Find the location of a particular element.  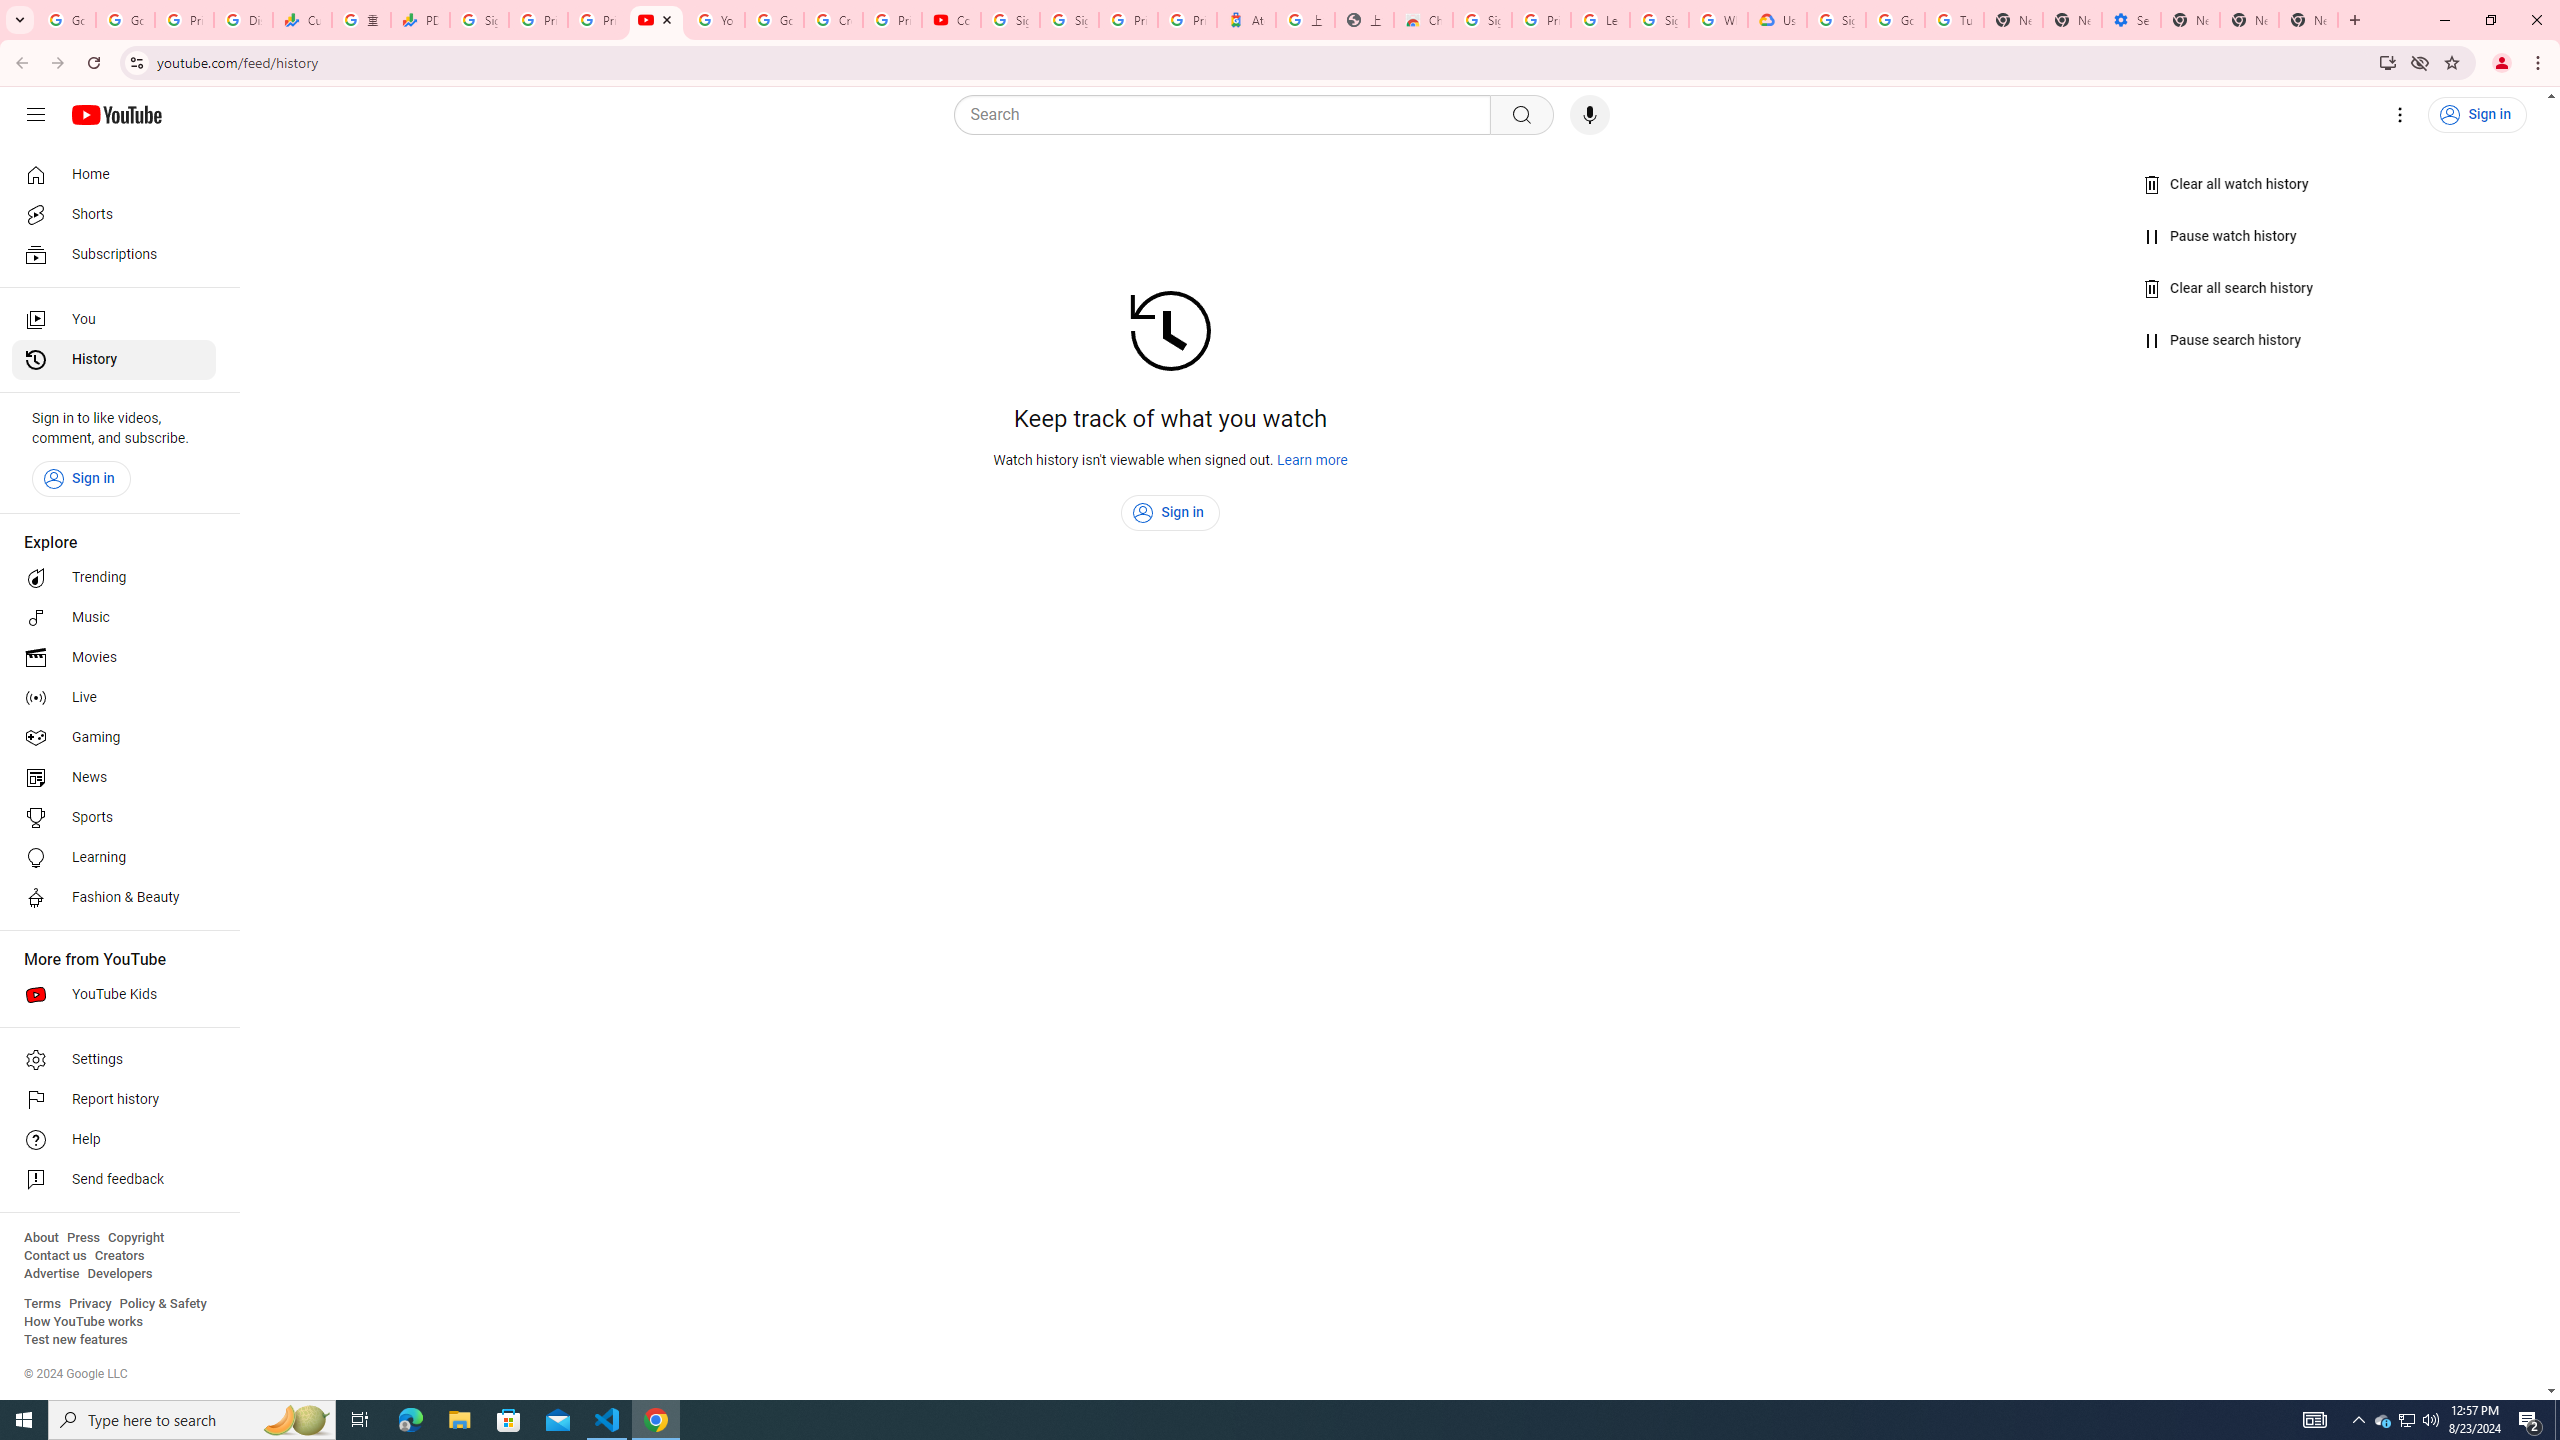

'Shorts' is located at coordinates (113, 214).